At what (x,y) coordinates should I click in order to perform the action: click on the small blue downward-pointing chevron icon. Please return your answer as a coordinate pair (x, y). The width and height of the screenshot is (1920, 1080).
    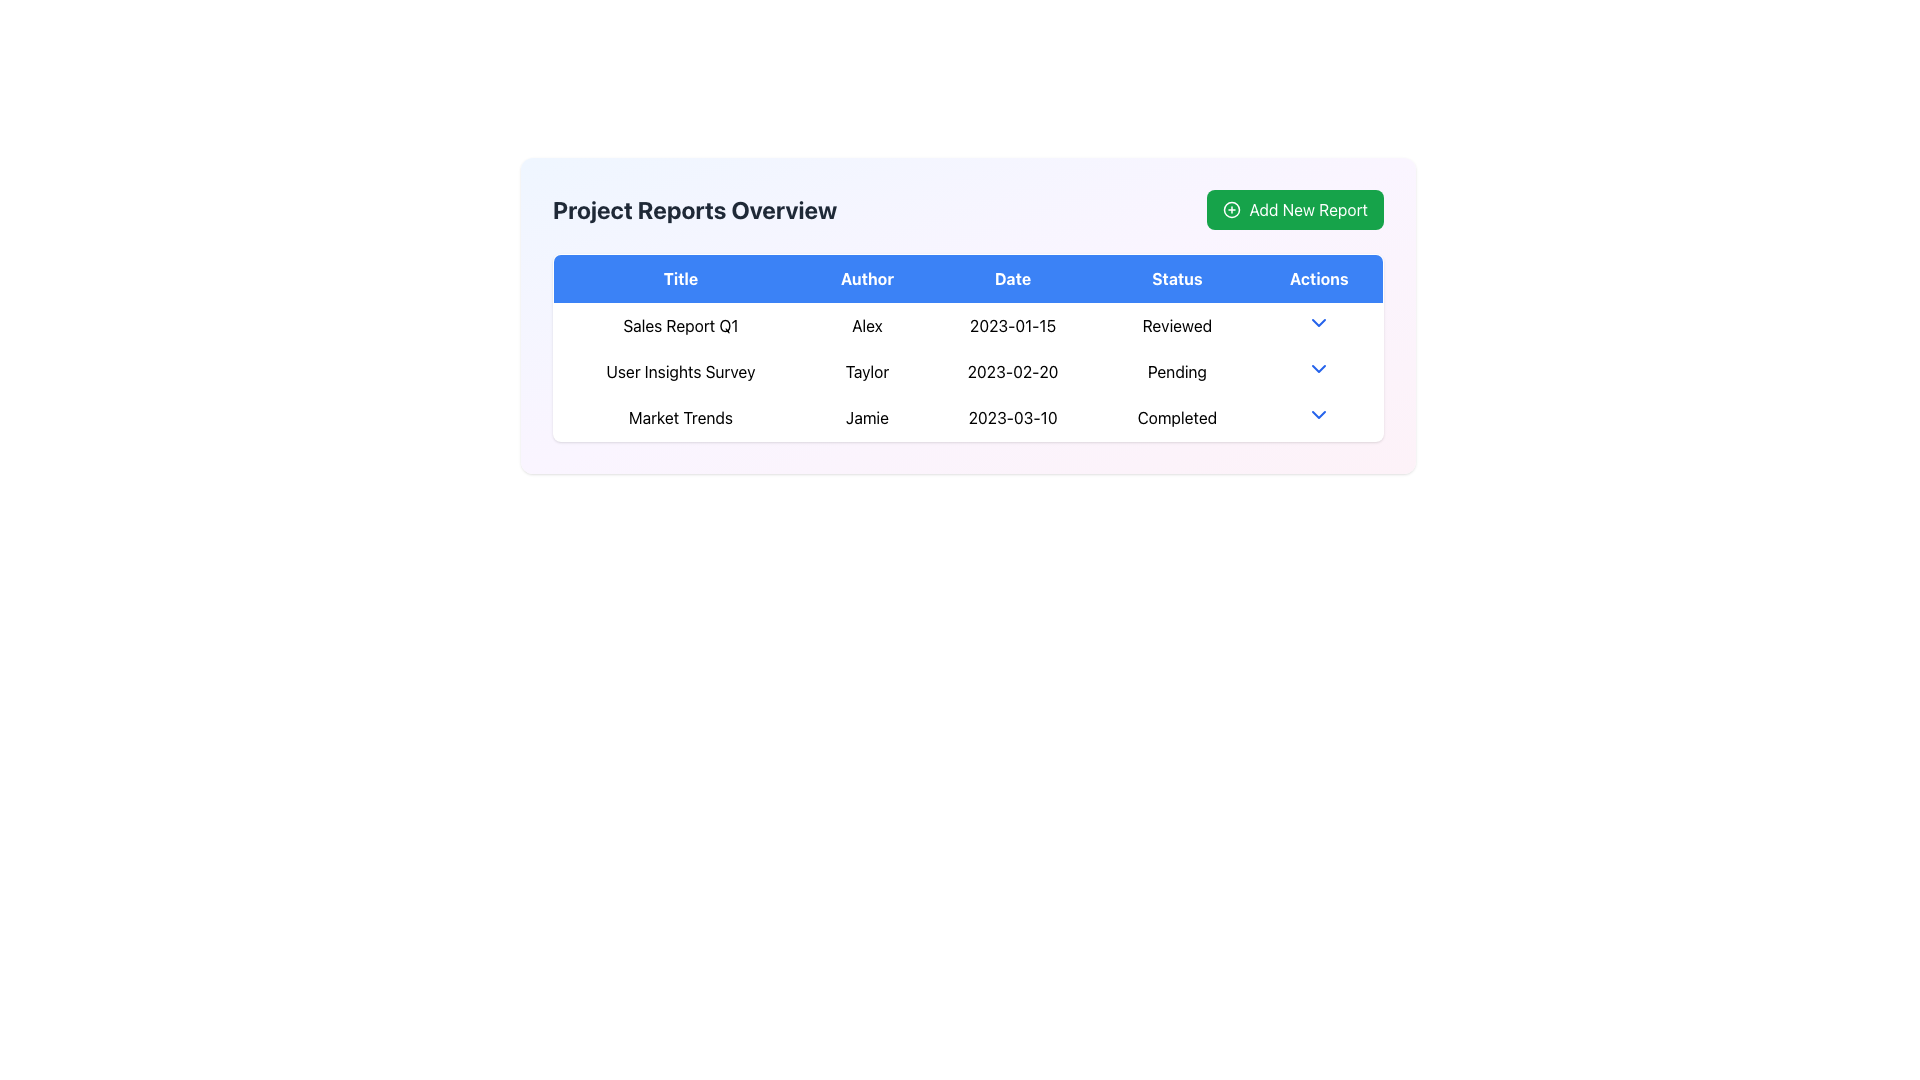
    Looking at the image, I should click on (1319, 417).